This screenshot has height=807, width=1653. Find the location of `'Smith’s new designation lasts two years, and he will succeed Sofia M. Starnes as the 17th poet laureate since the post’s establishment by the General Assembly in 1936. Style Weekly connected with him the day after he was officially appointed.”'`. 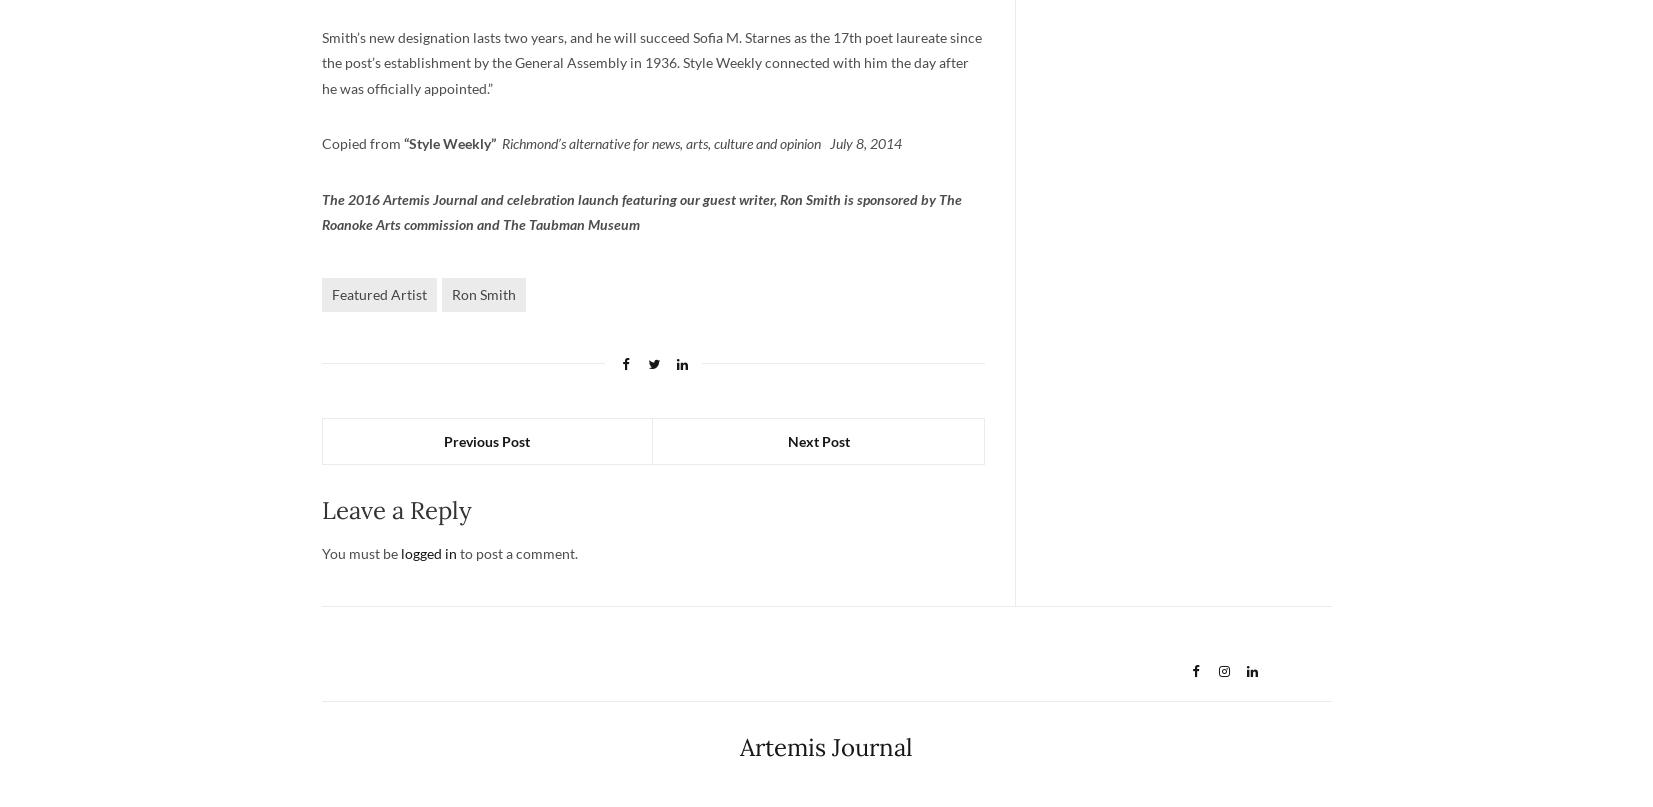

'Smith’s new designation lasts two years, and he will succeed Sofia M. Starnes as the 17th poet laureate since the post’s establishment by the General Assembly in 1936. Style Weekly connected with him the day after he was officially appointed.”' is located at coordinates (320, 61).